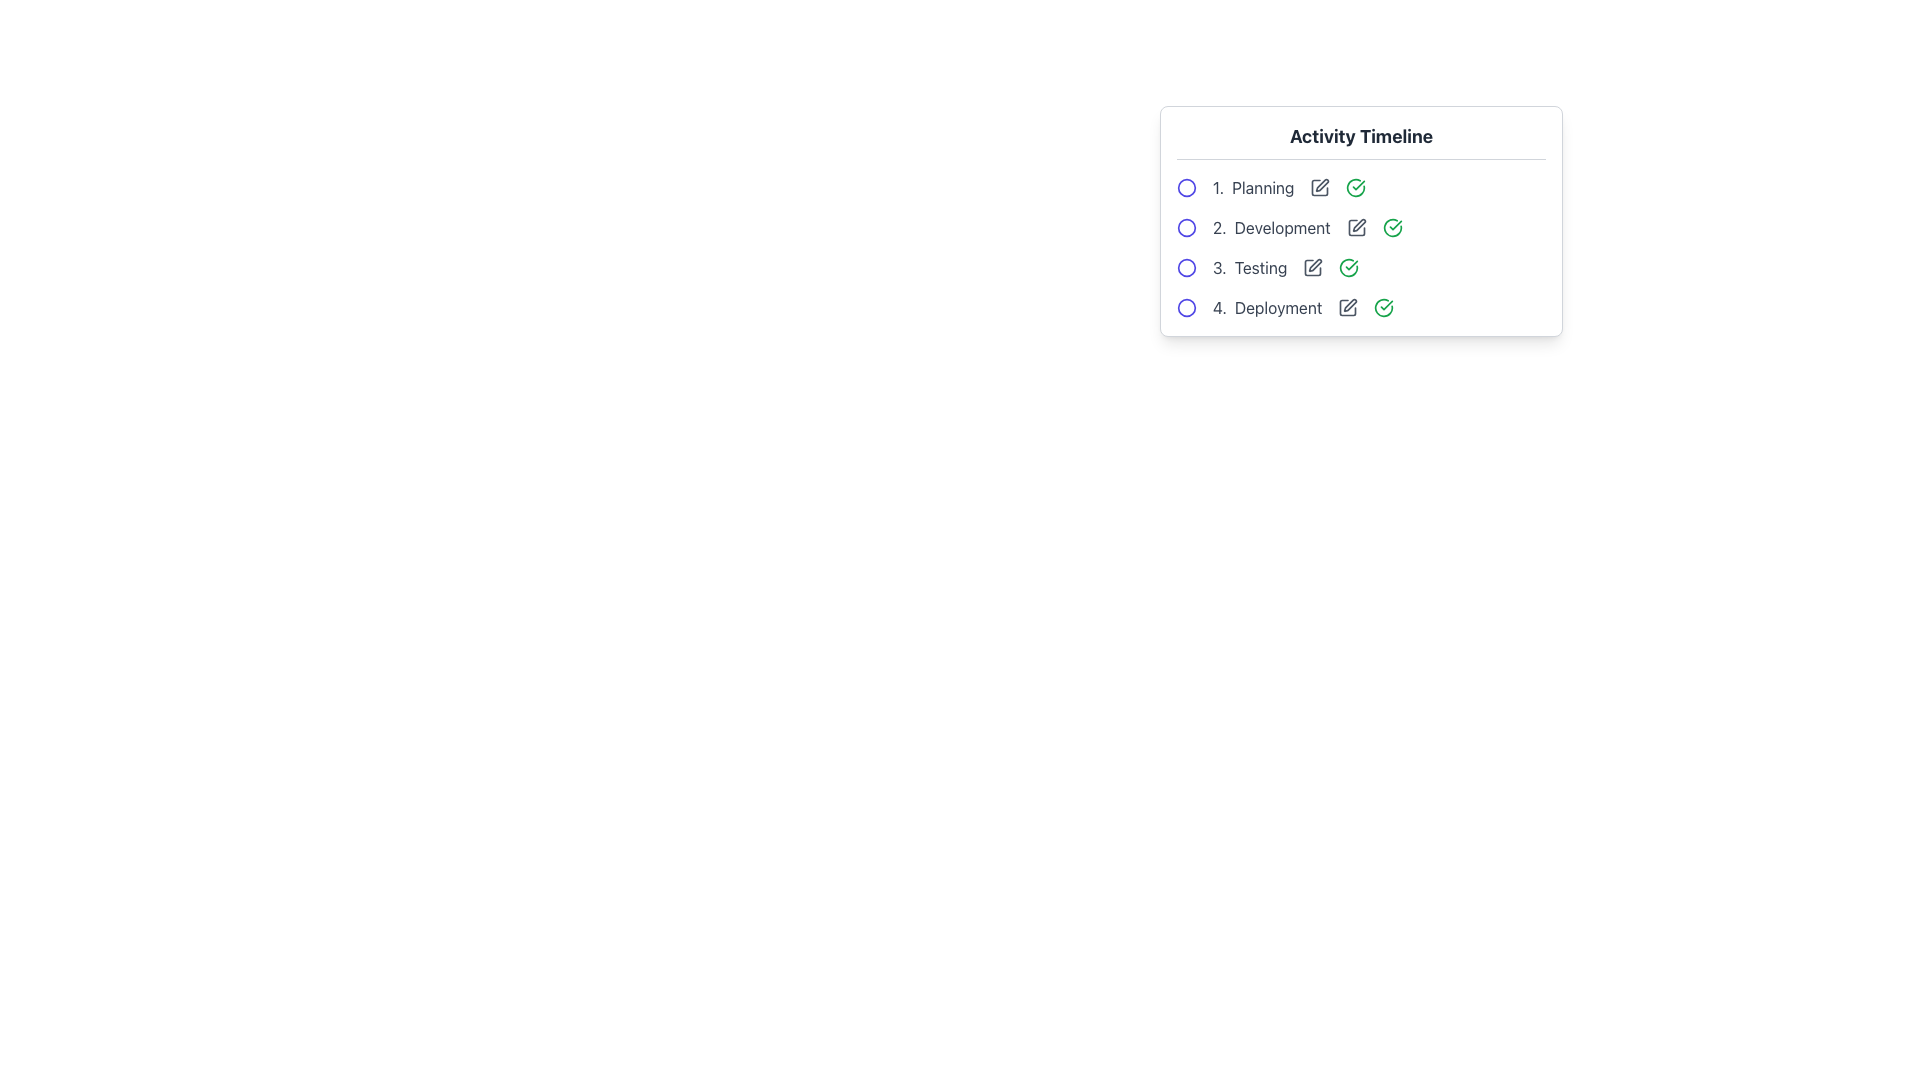 The height and width of the screenshot is (1080, 1920). What do you see at coordinates (1348, 308) in the screenshot?
I see `the interactive square outline icon located to the left of the checkmark icon under the '4. Deployment' entry in the 'Activity Timeline' section` at bounding box center [1348, 308].